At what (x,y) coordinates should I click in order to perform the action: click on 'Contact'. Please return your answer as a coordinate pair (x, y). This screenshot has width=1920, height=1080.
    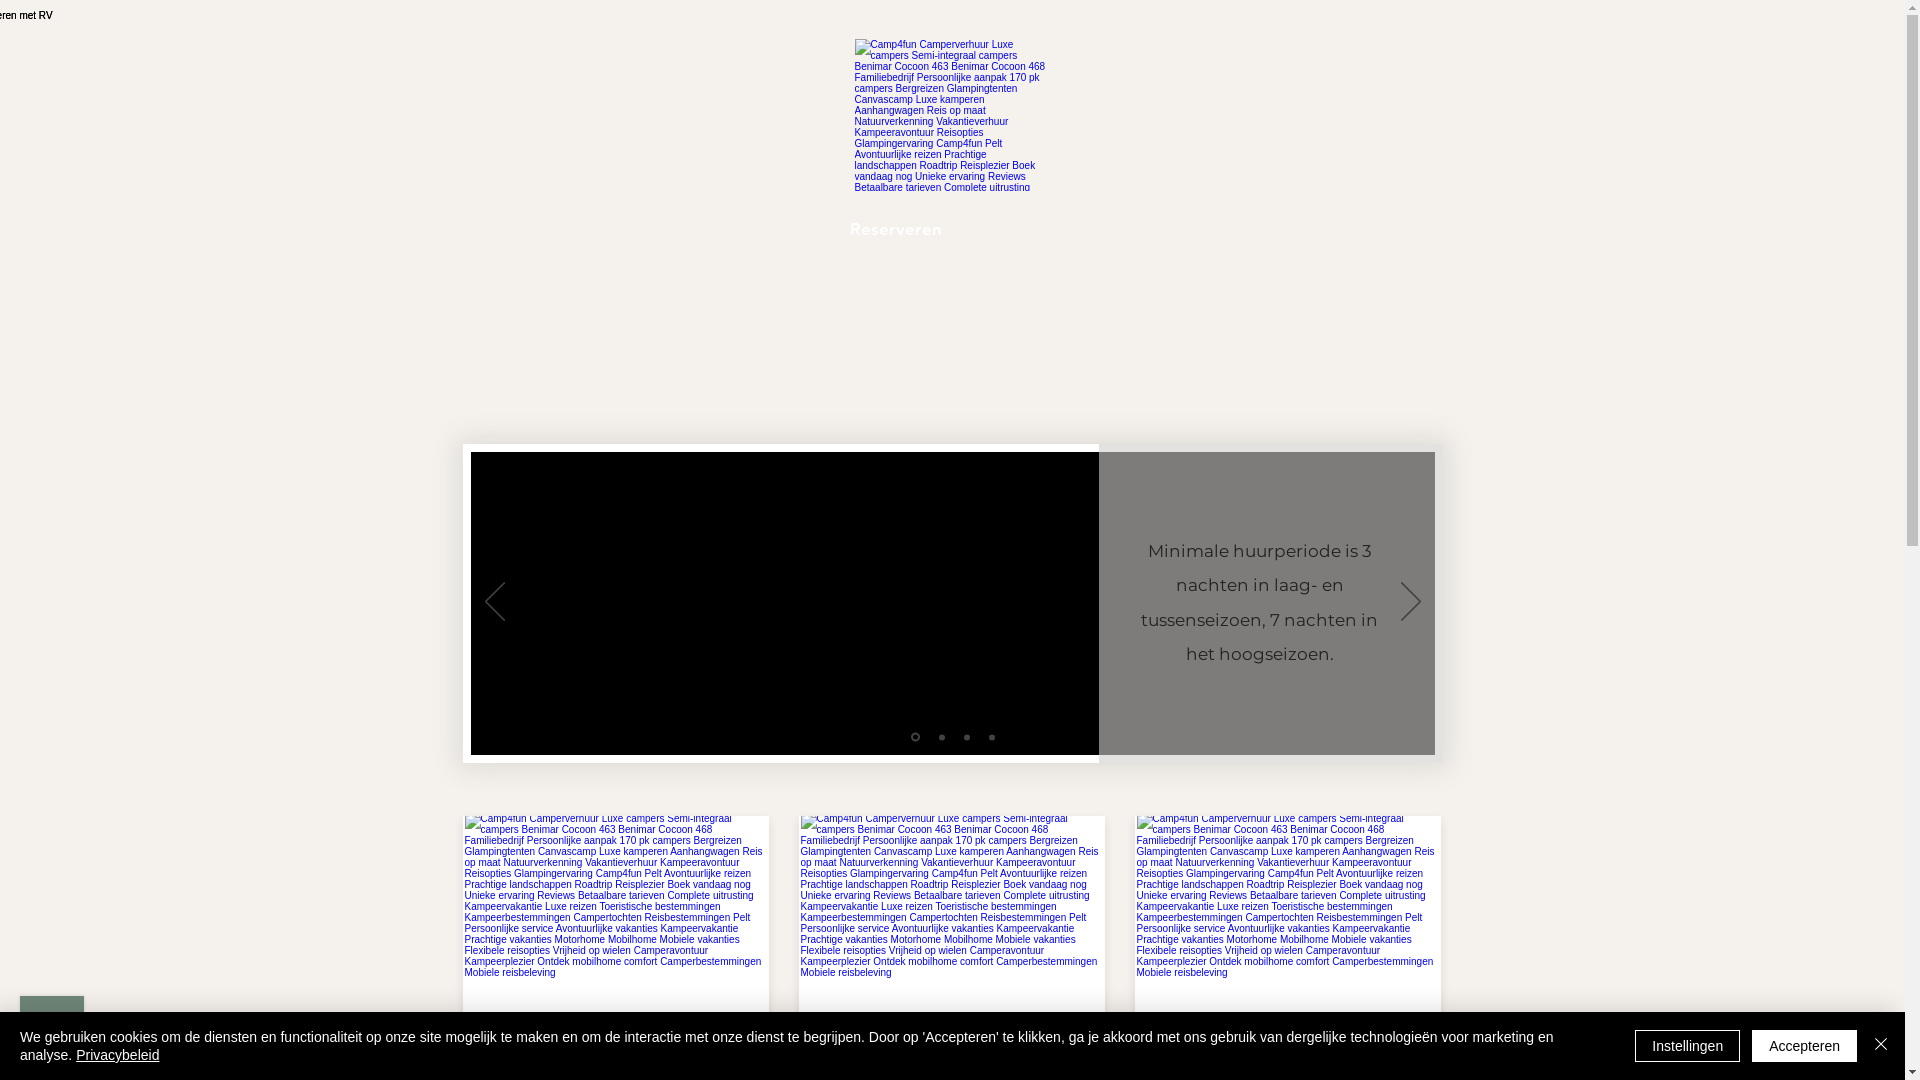
    Looking at the image, I should click on (1006, 227).